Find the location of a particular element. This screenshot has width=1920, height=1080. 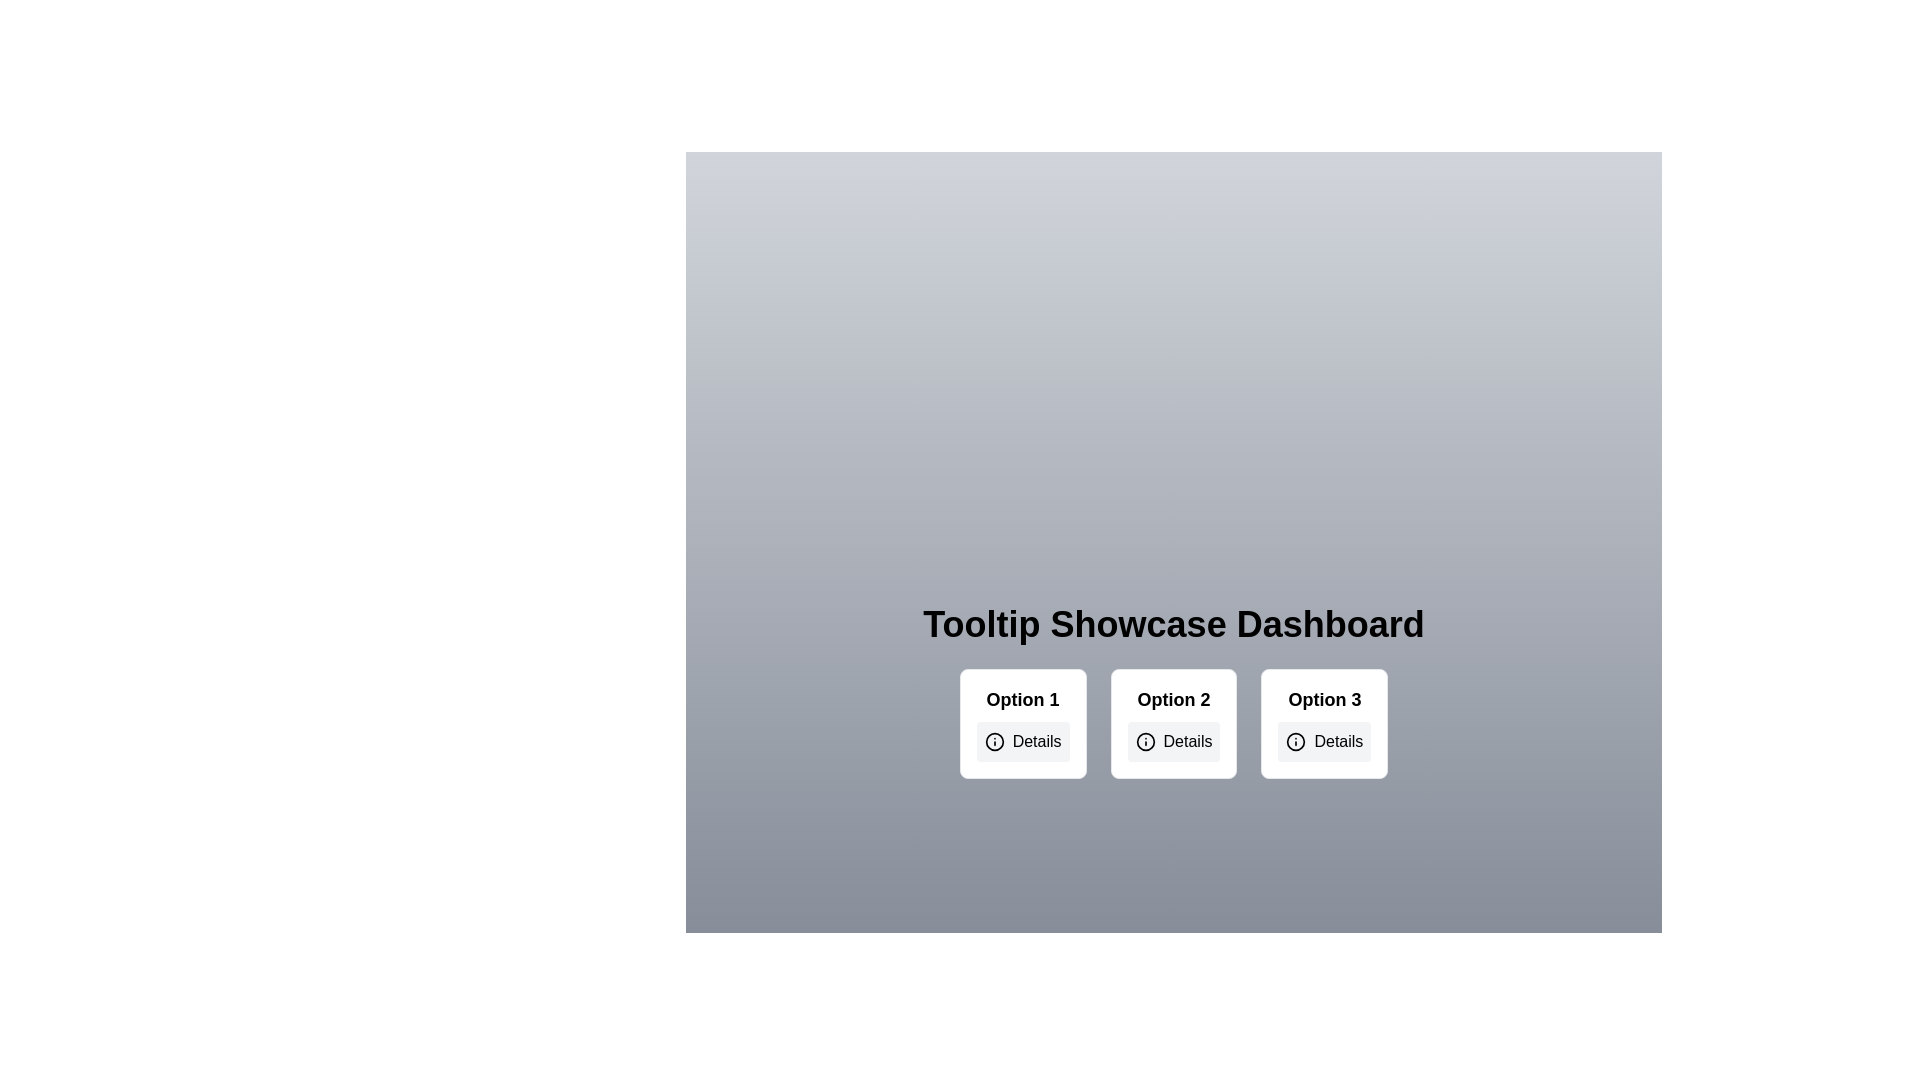

the button located at the bottom section of the card labeled 'Option 3', which provides additional details about 'Option 3' is located at coordinates (1324, 741).